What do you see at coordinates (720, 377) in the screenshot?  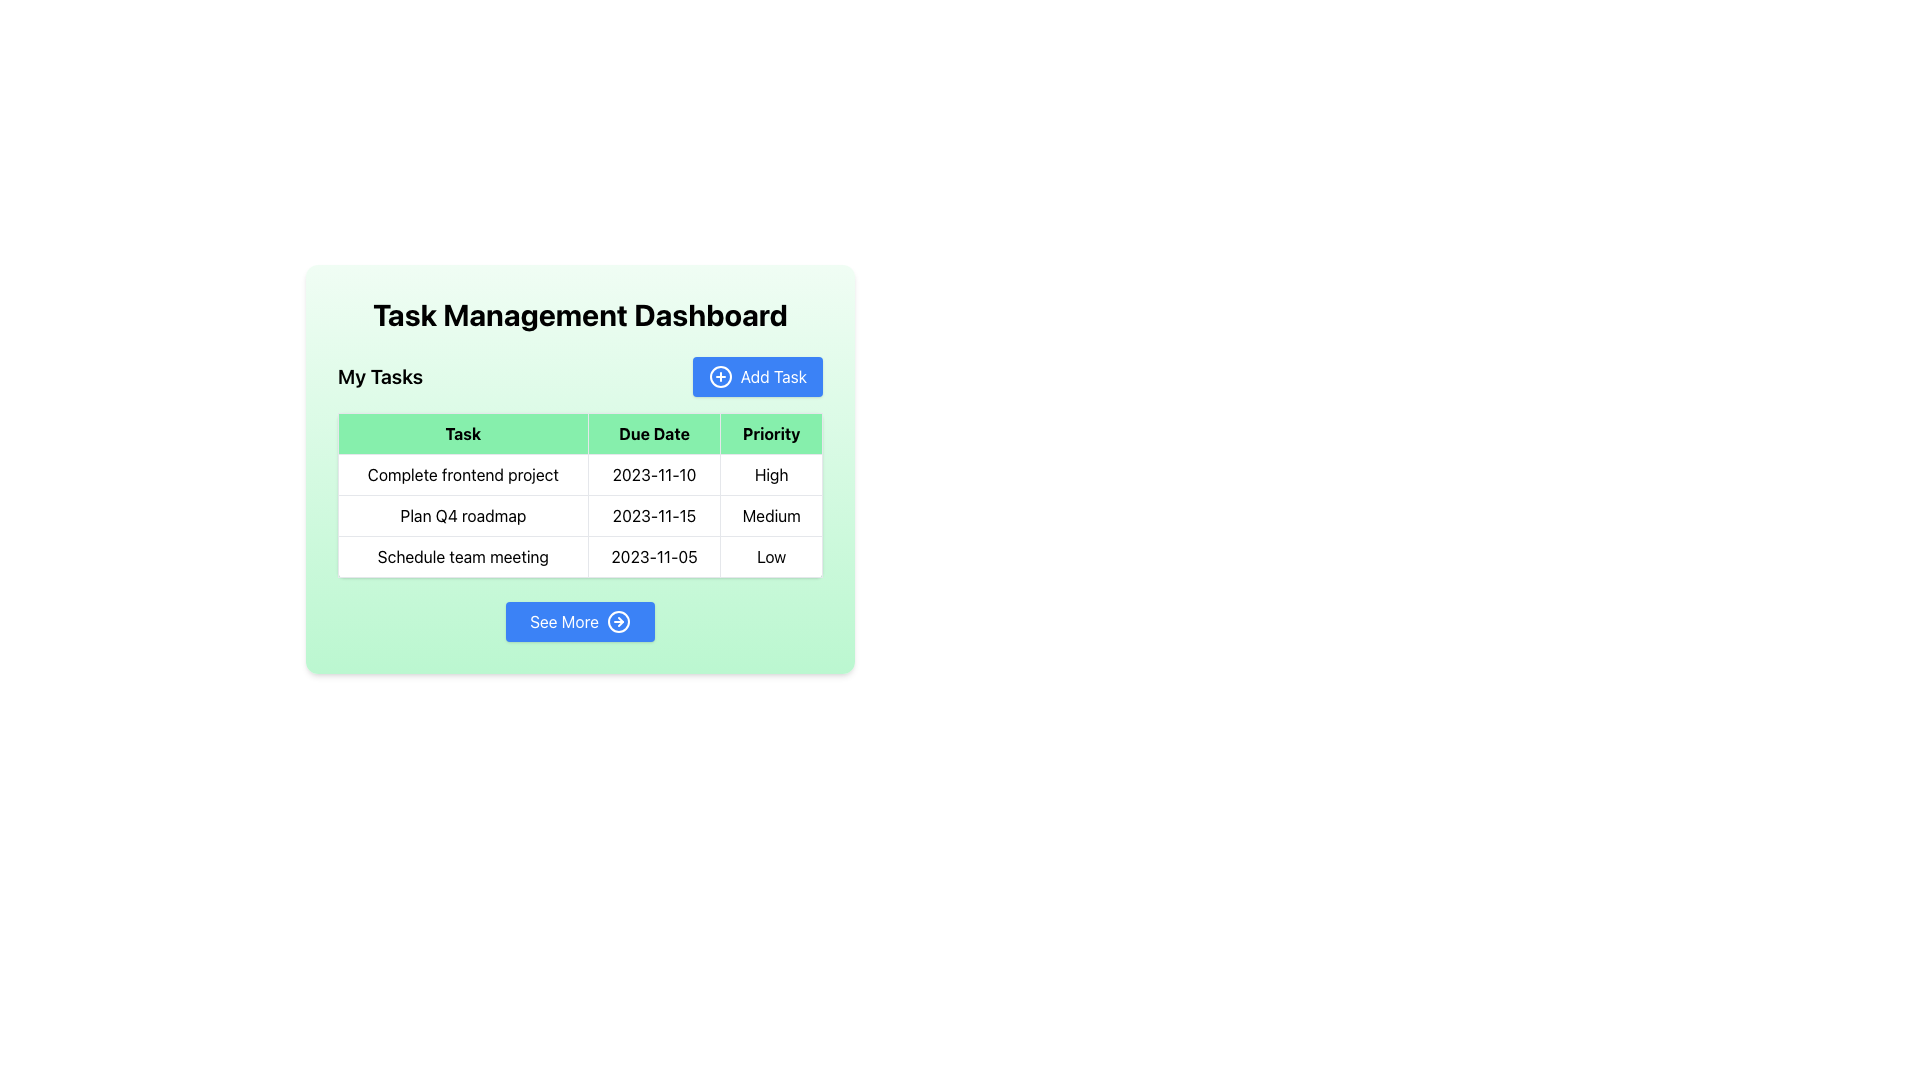 I see `the SVG circle that forms part of the 'add' icon in the 'Add Task' button located in the top-right area of the task management dashboard` at bounding box center [720, 377].